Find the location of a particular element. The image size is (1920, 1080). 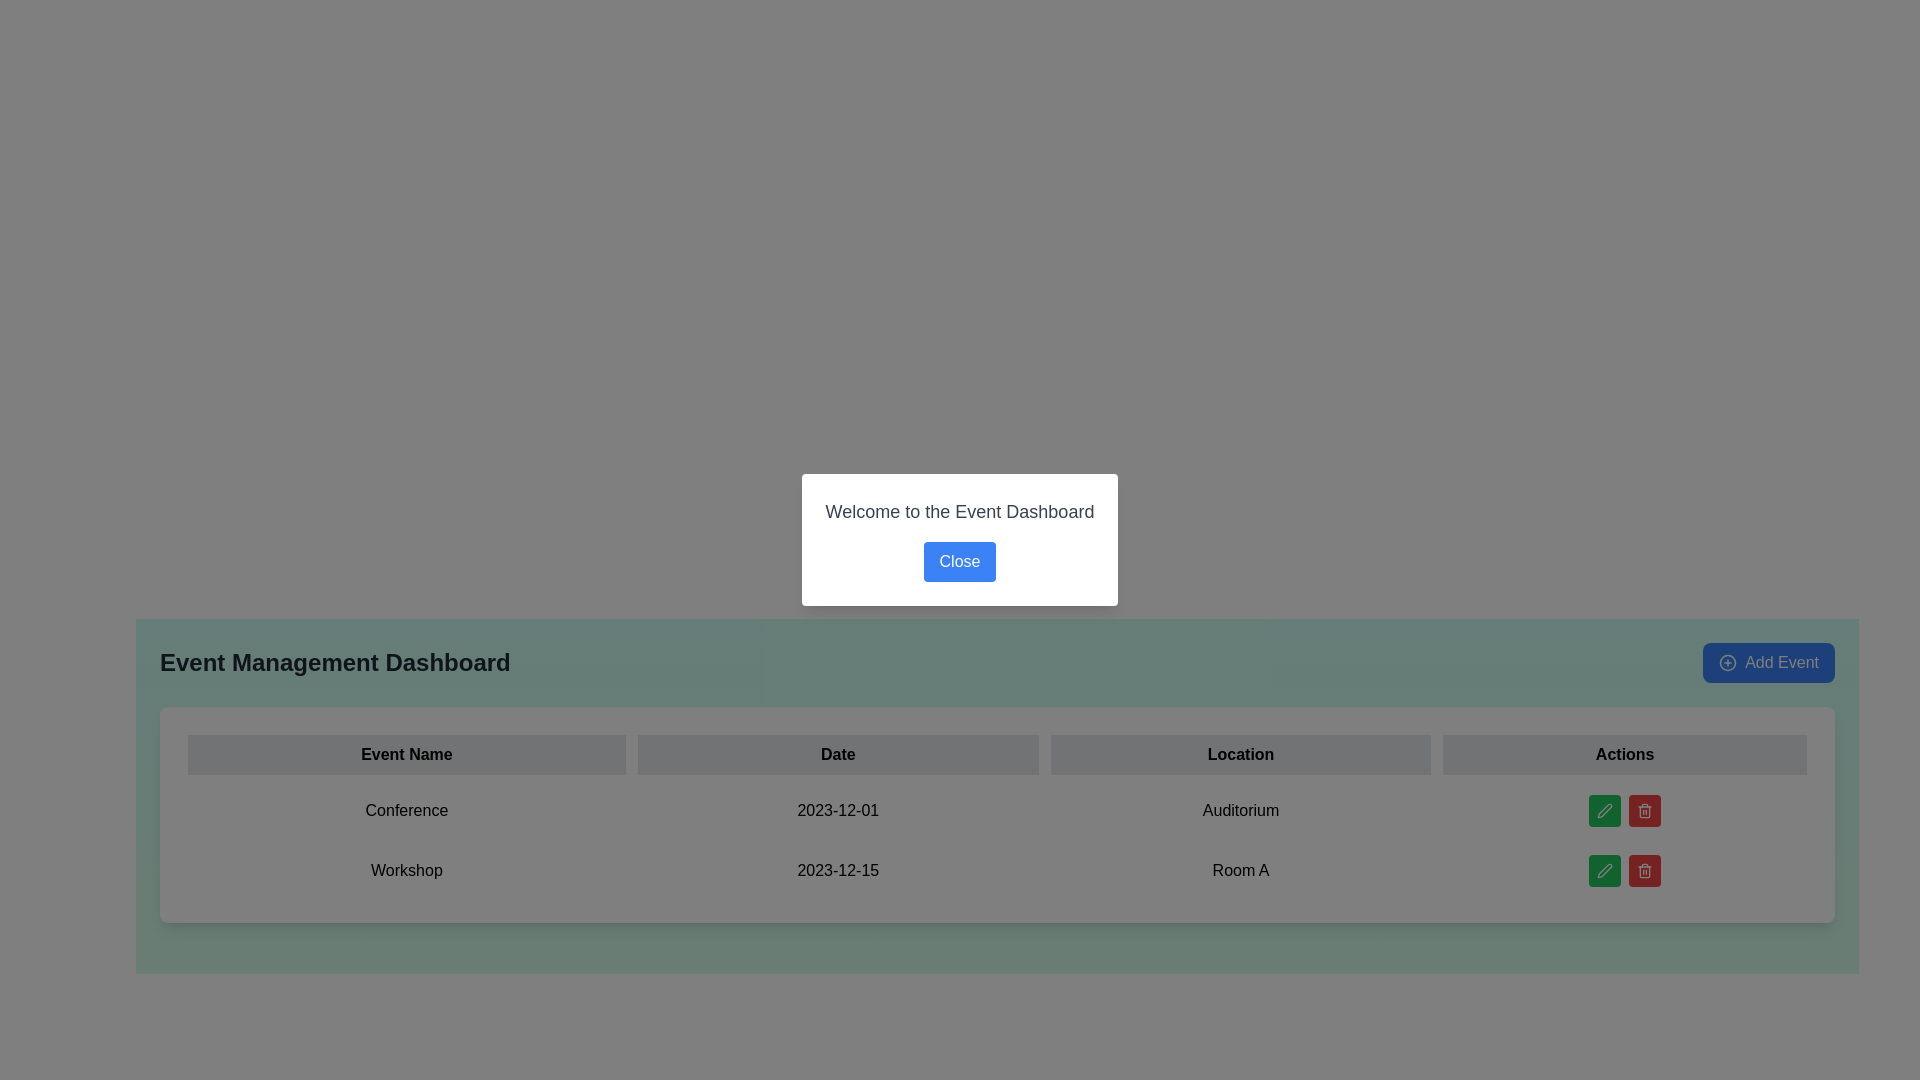

the delete icon located in the Actions column of the first row is located at coordinates (1645, 810).